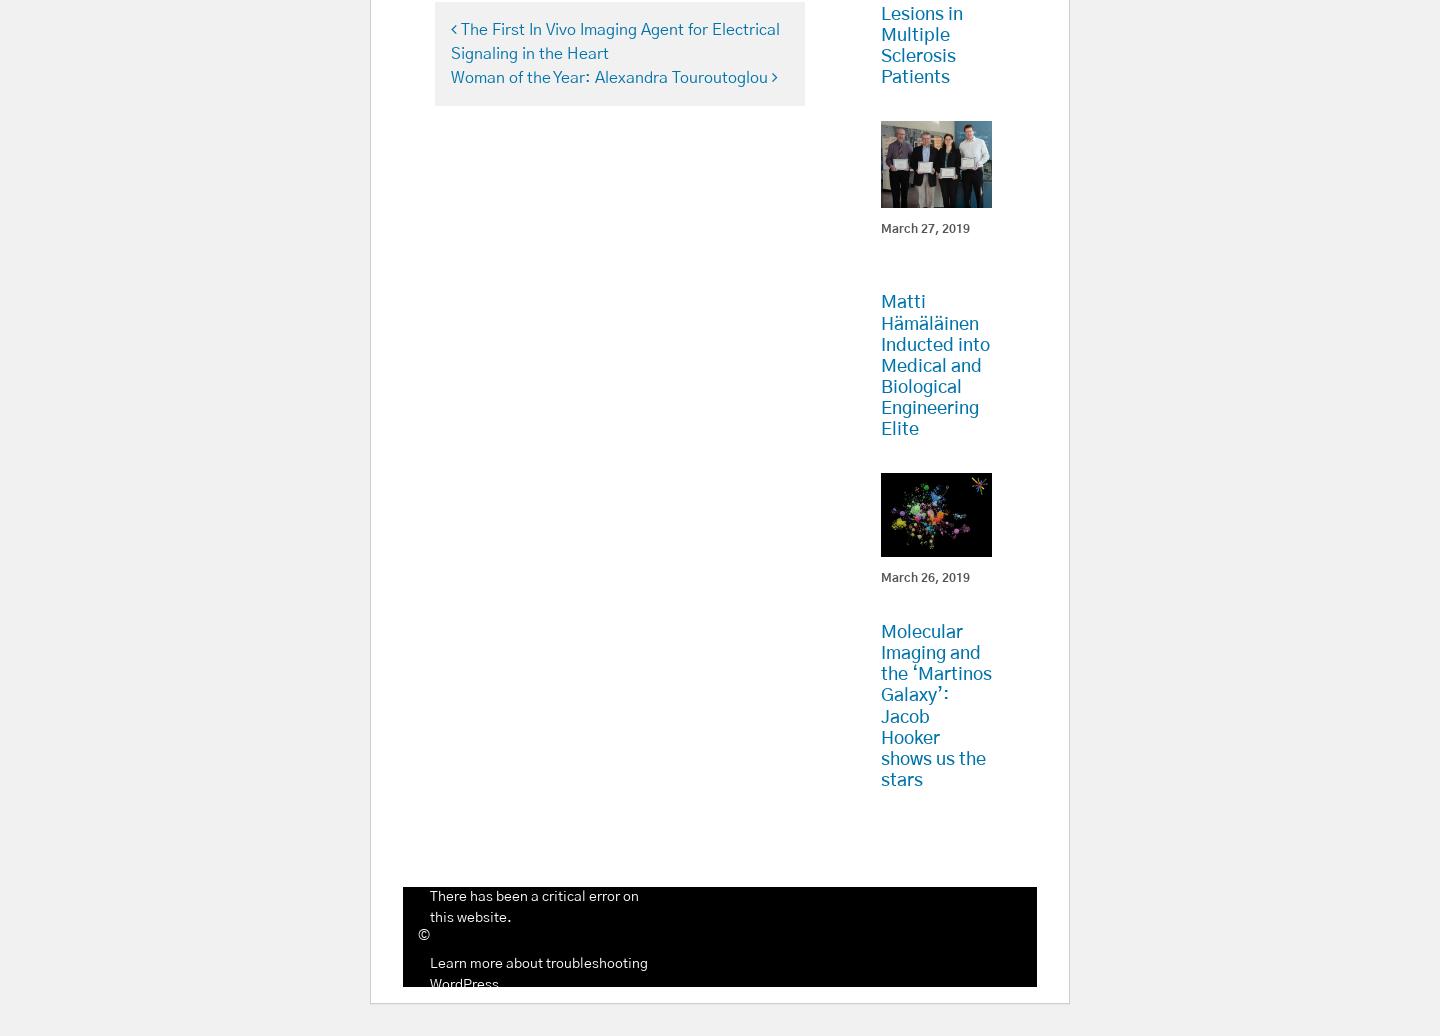 Image resolution: width=1440 pixels, height=1036 pixels. Describe the element at coordinates (610, 76) in the screenshot. I see `'Woman of the Year: Alexandra Touroutoglou'` at that location.